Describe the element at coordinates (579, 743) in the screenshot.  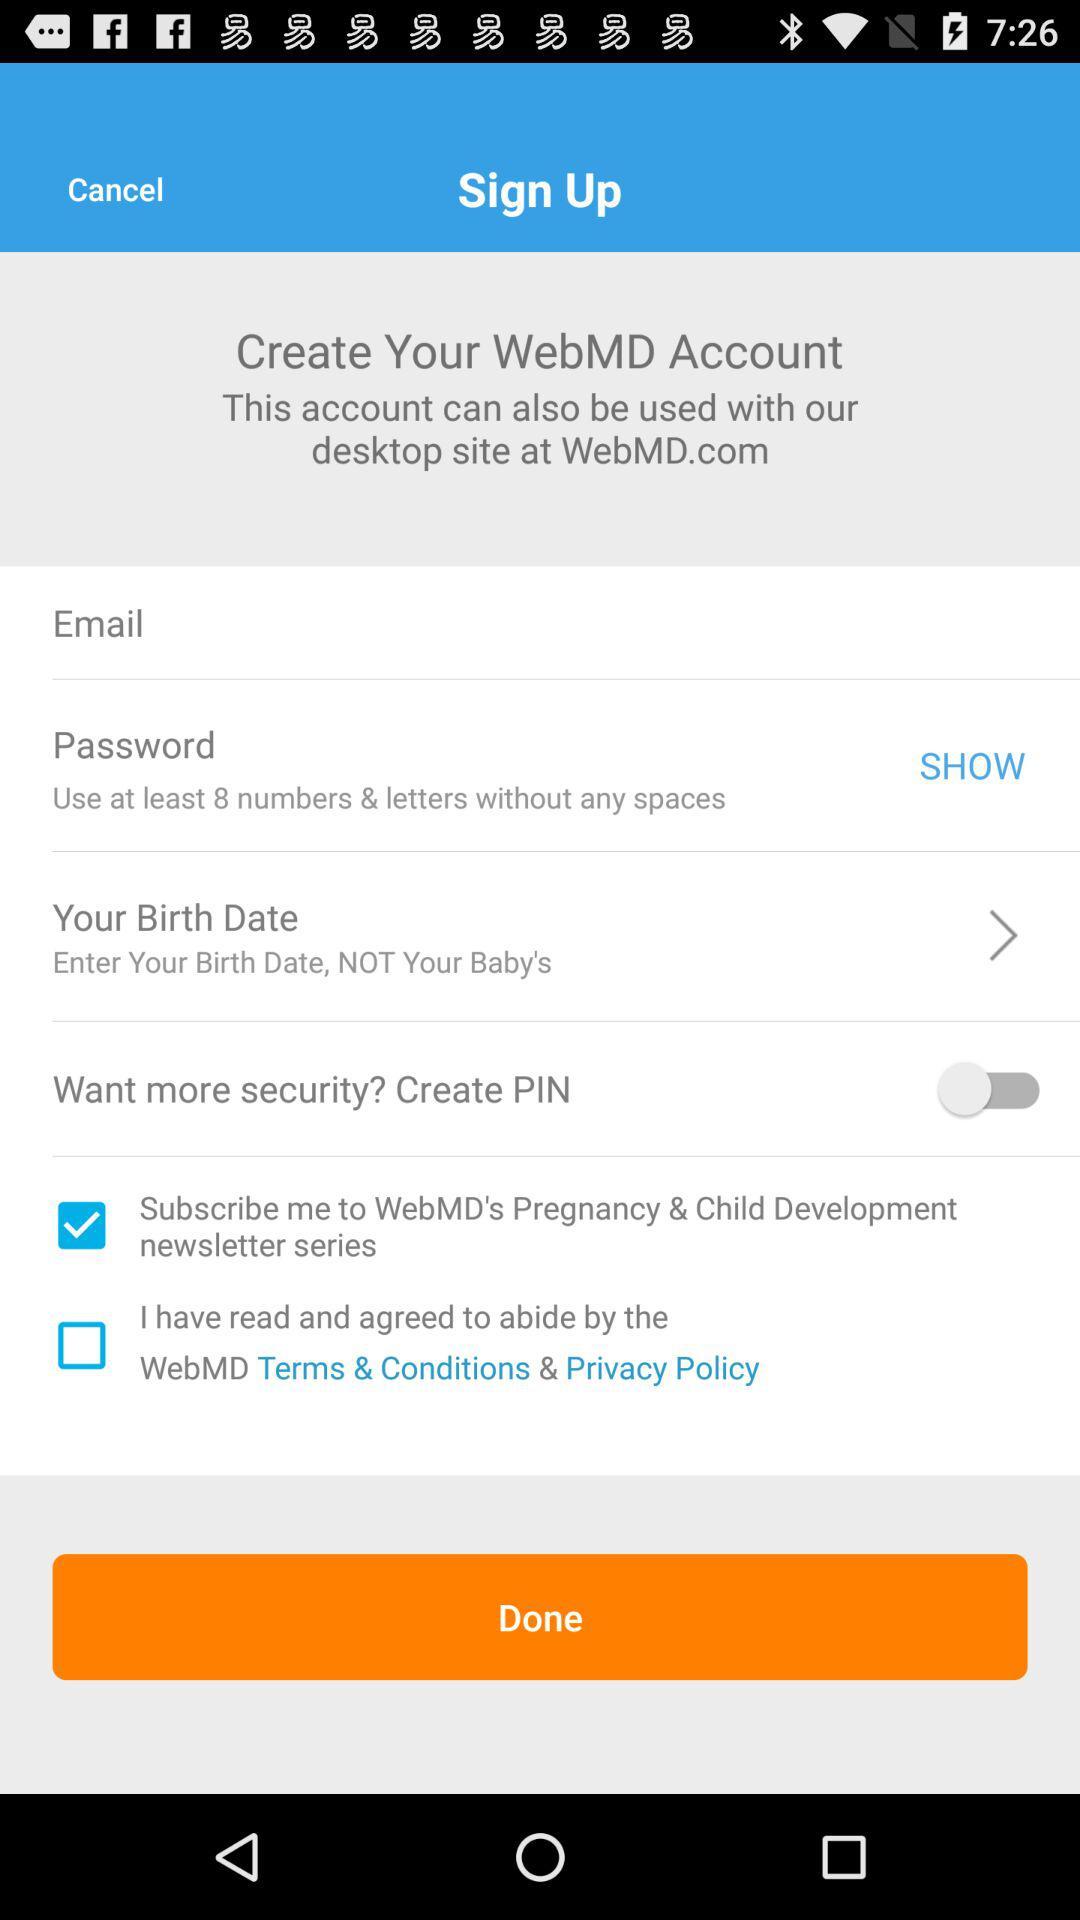
I see `your password of at least 8 characters` at that location.